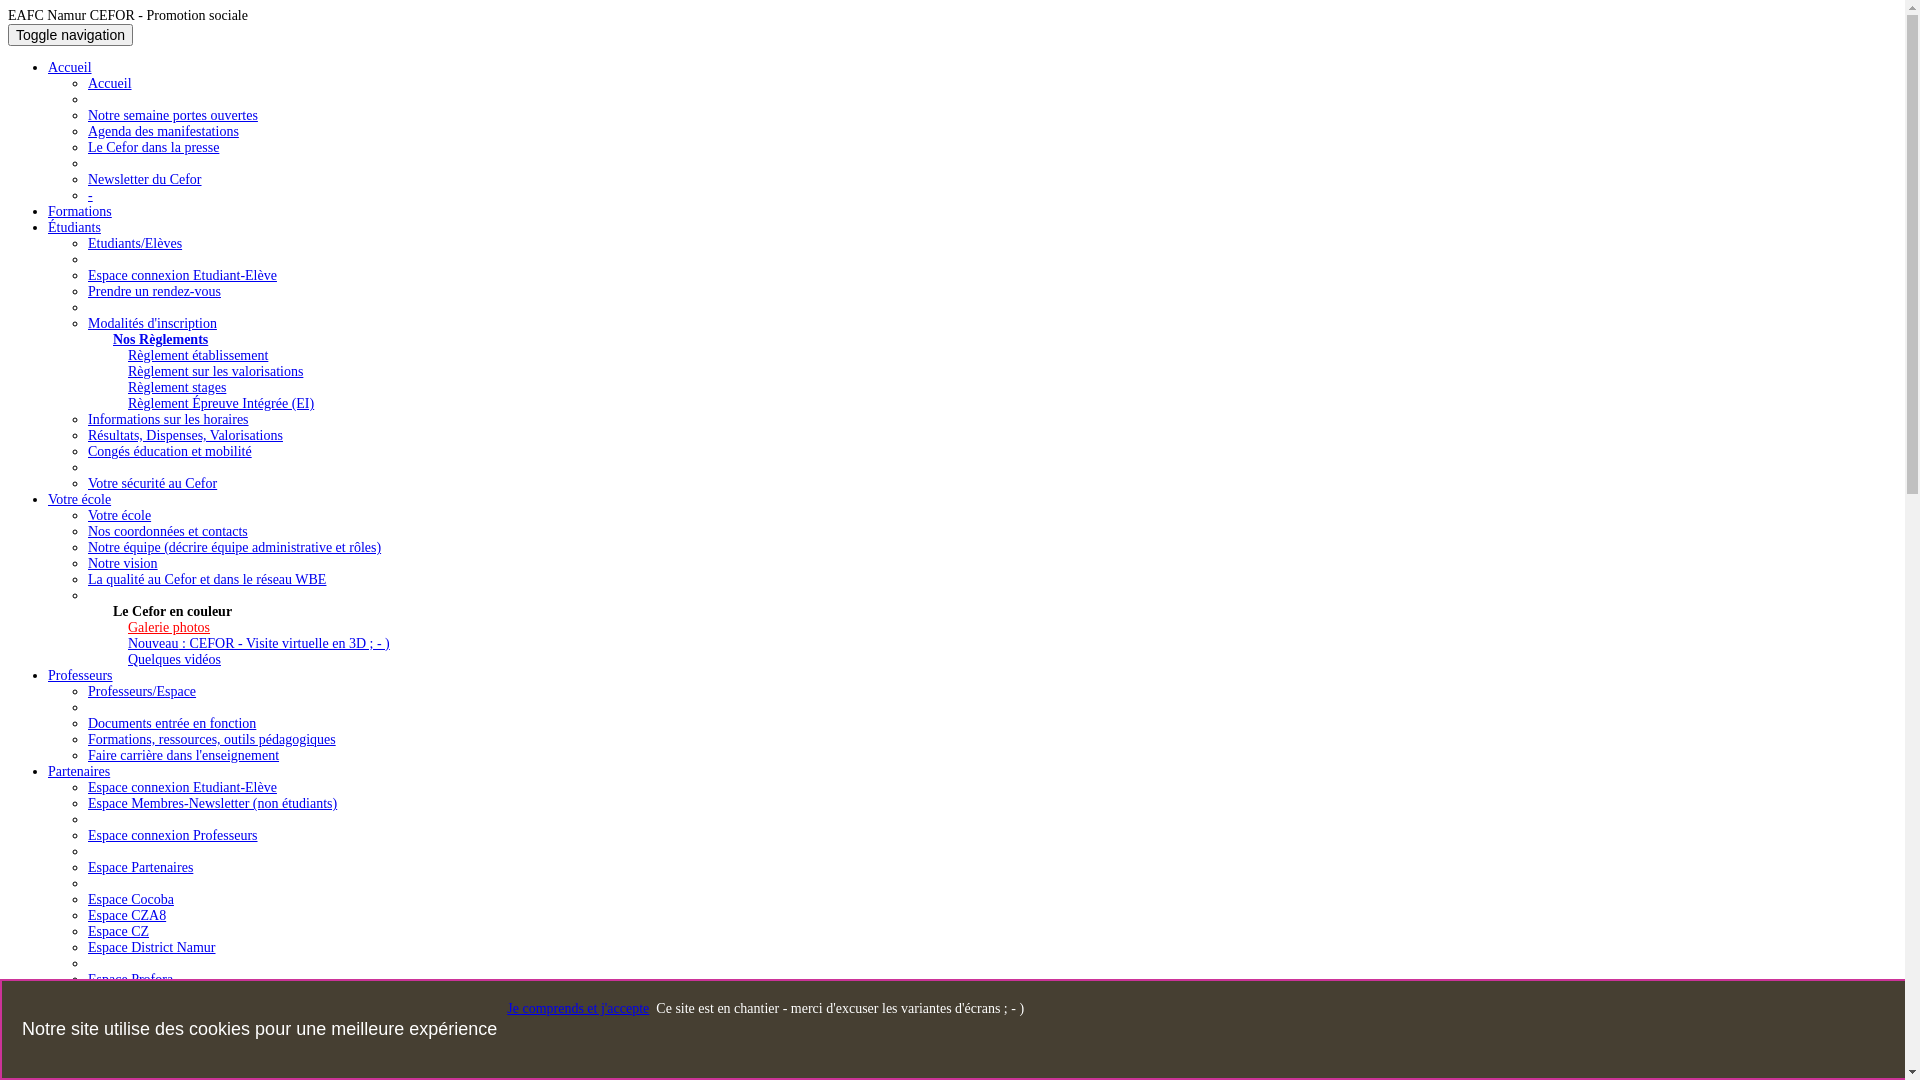 The image size is (1920, 1080). I want to click on 'Espace Cocoba', so click(129, 898).